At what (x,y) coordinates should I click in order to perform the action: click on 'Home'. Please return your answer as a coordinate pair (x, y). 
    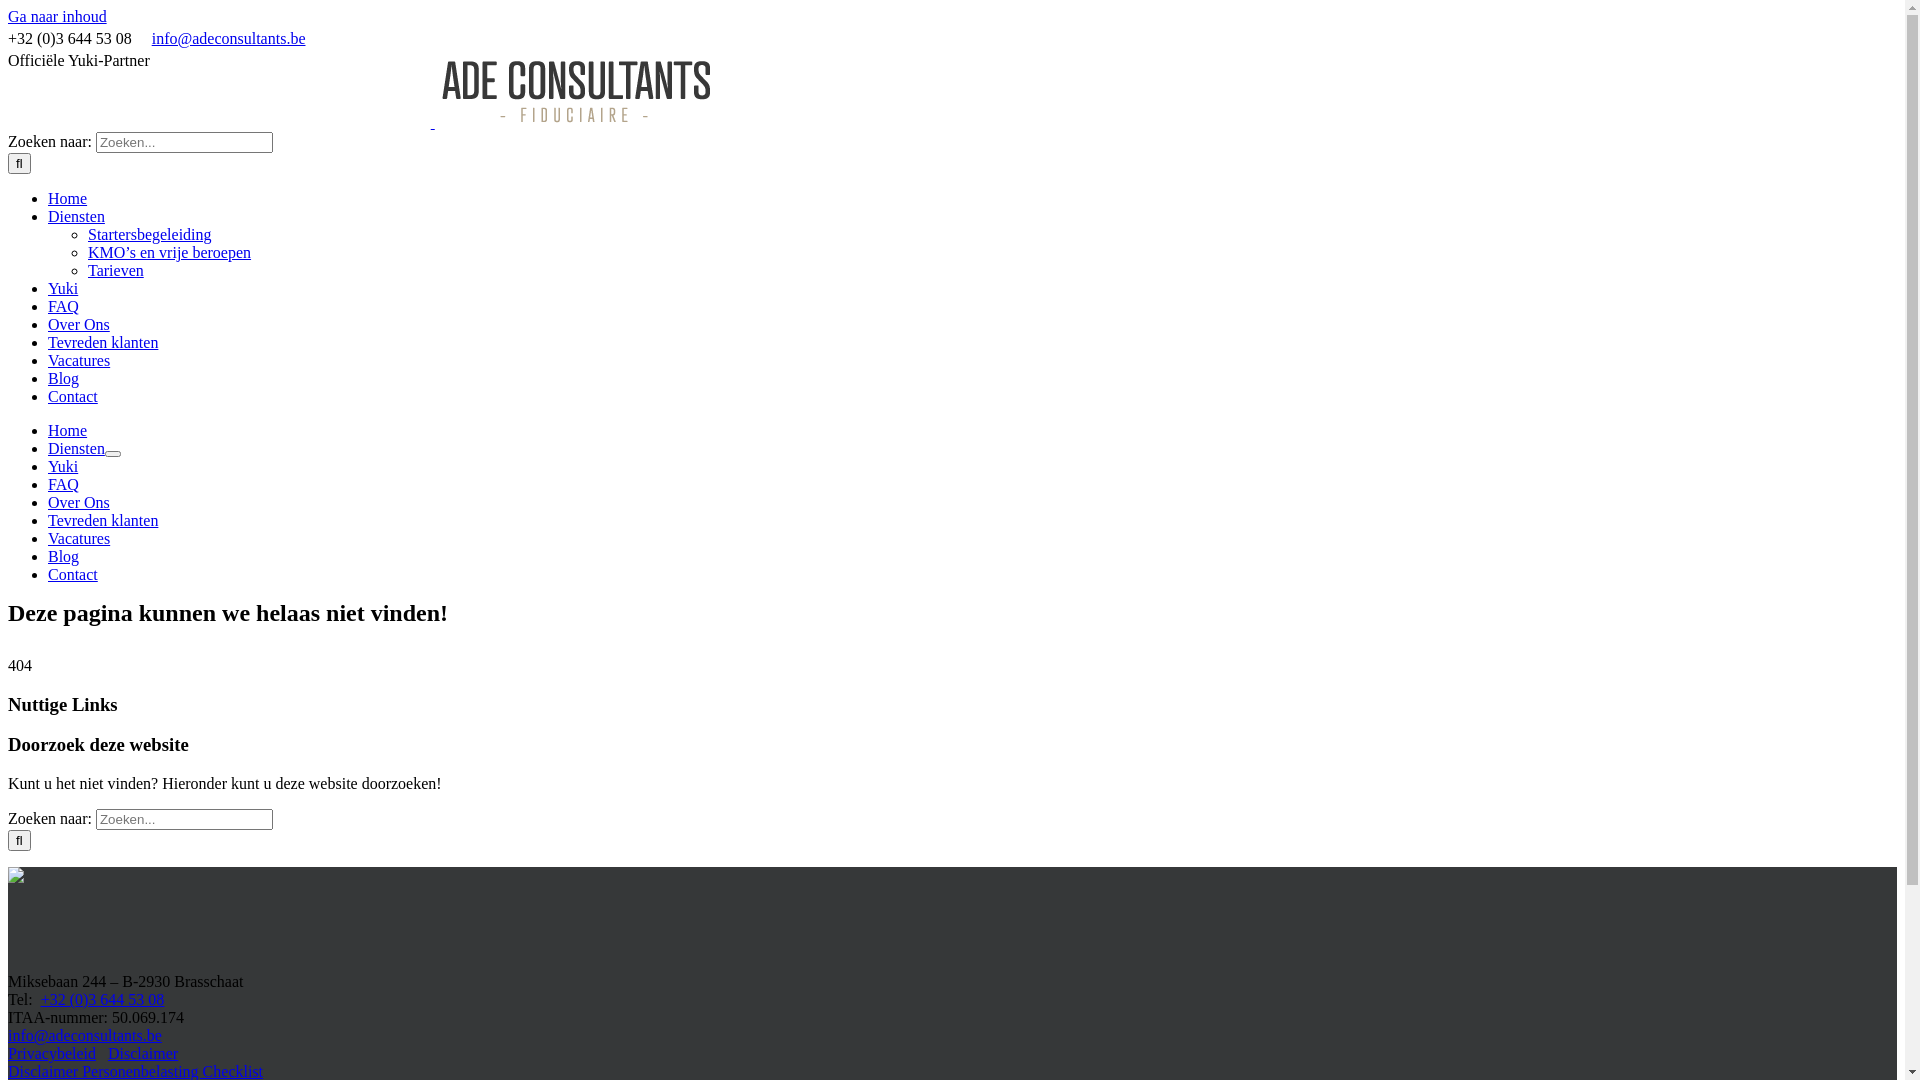
    Looking at the image, I should click on (67, 198).